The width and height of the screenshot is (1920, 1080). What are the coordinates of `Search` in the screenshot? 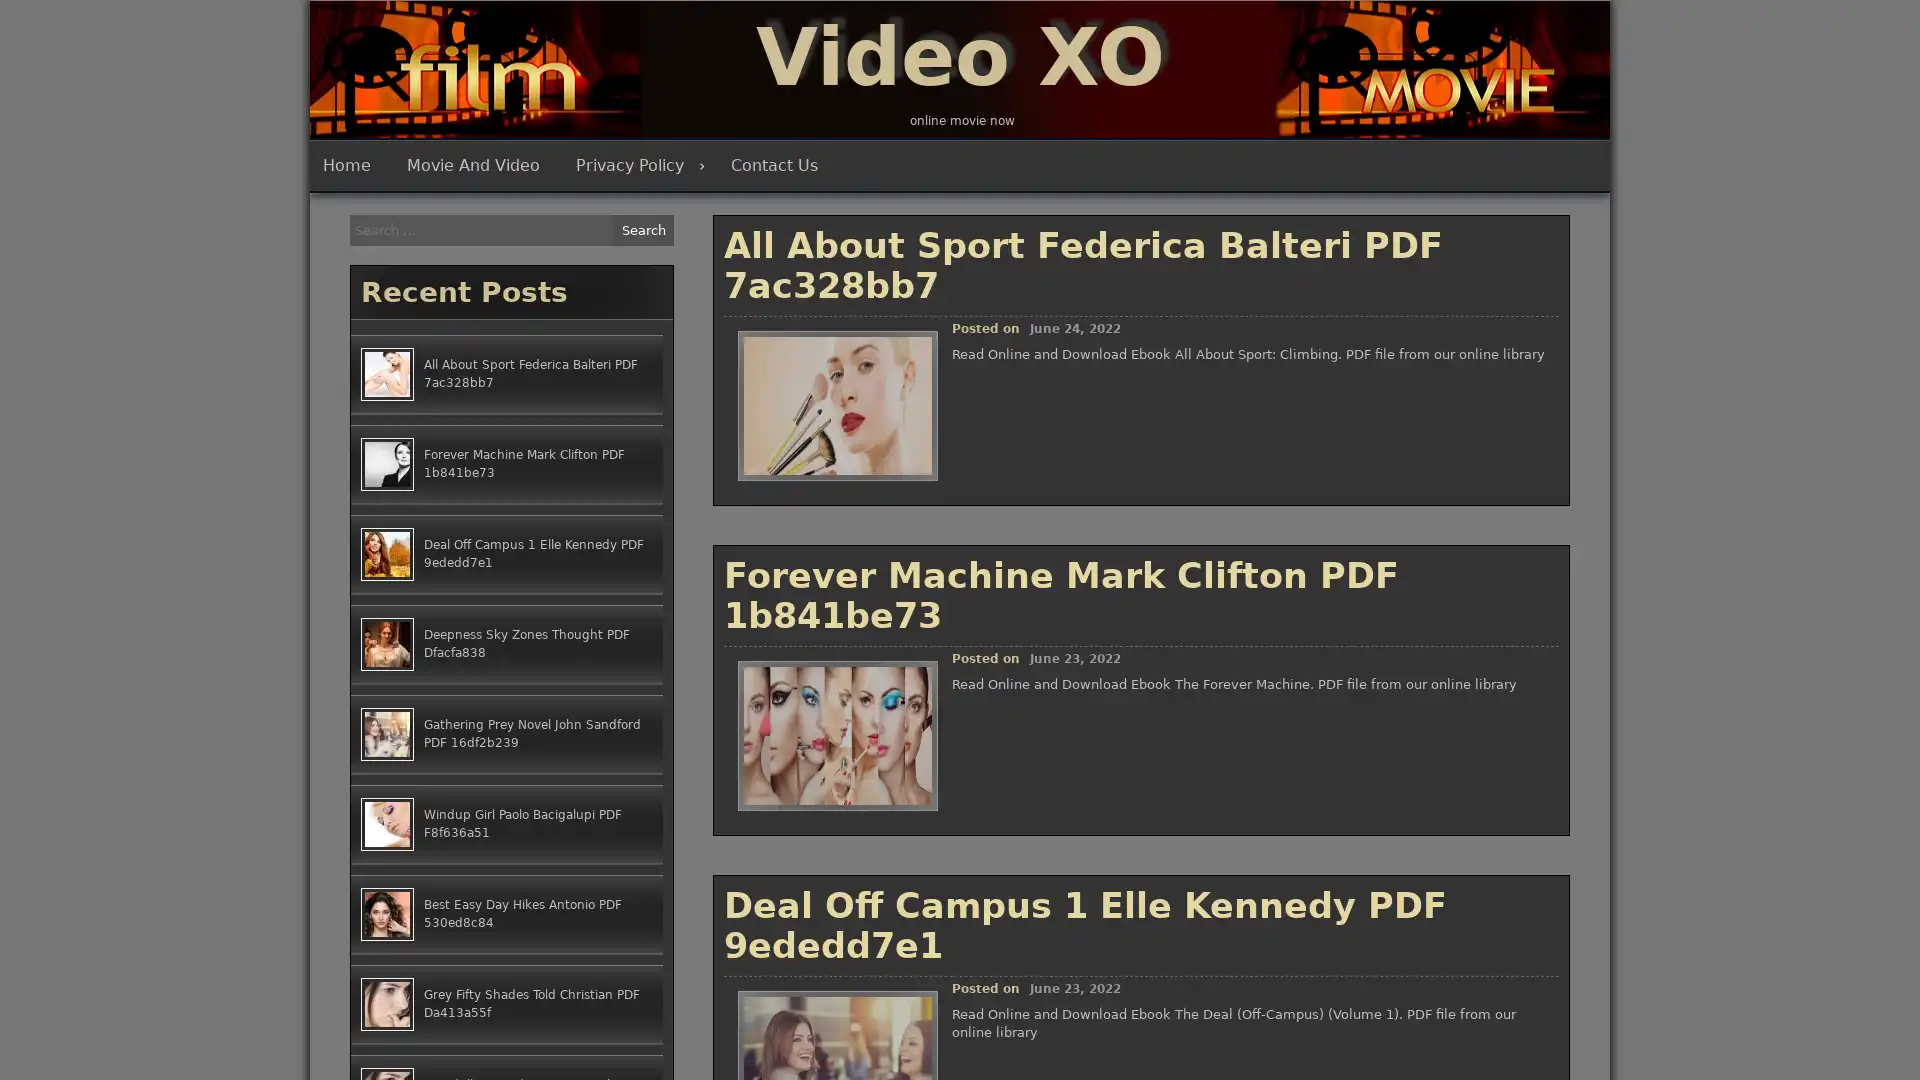 It's located at (643, 229).